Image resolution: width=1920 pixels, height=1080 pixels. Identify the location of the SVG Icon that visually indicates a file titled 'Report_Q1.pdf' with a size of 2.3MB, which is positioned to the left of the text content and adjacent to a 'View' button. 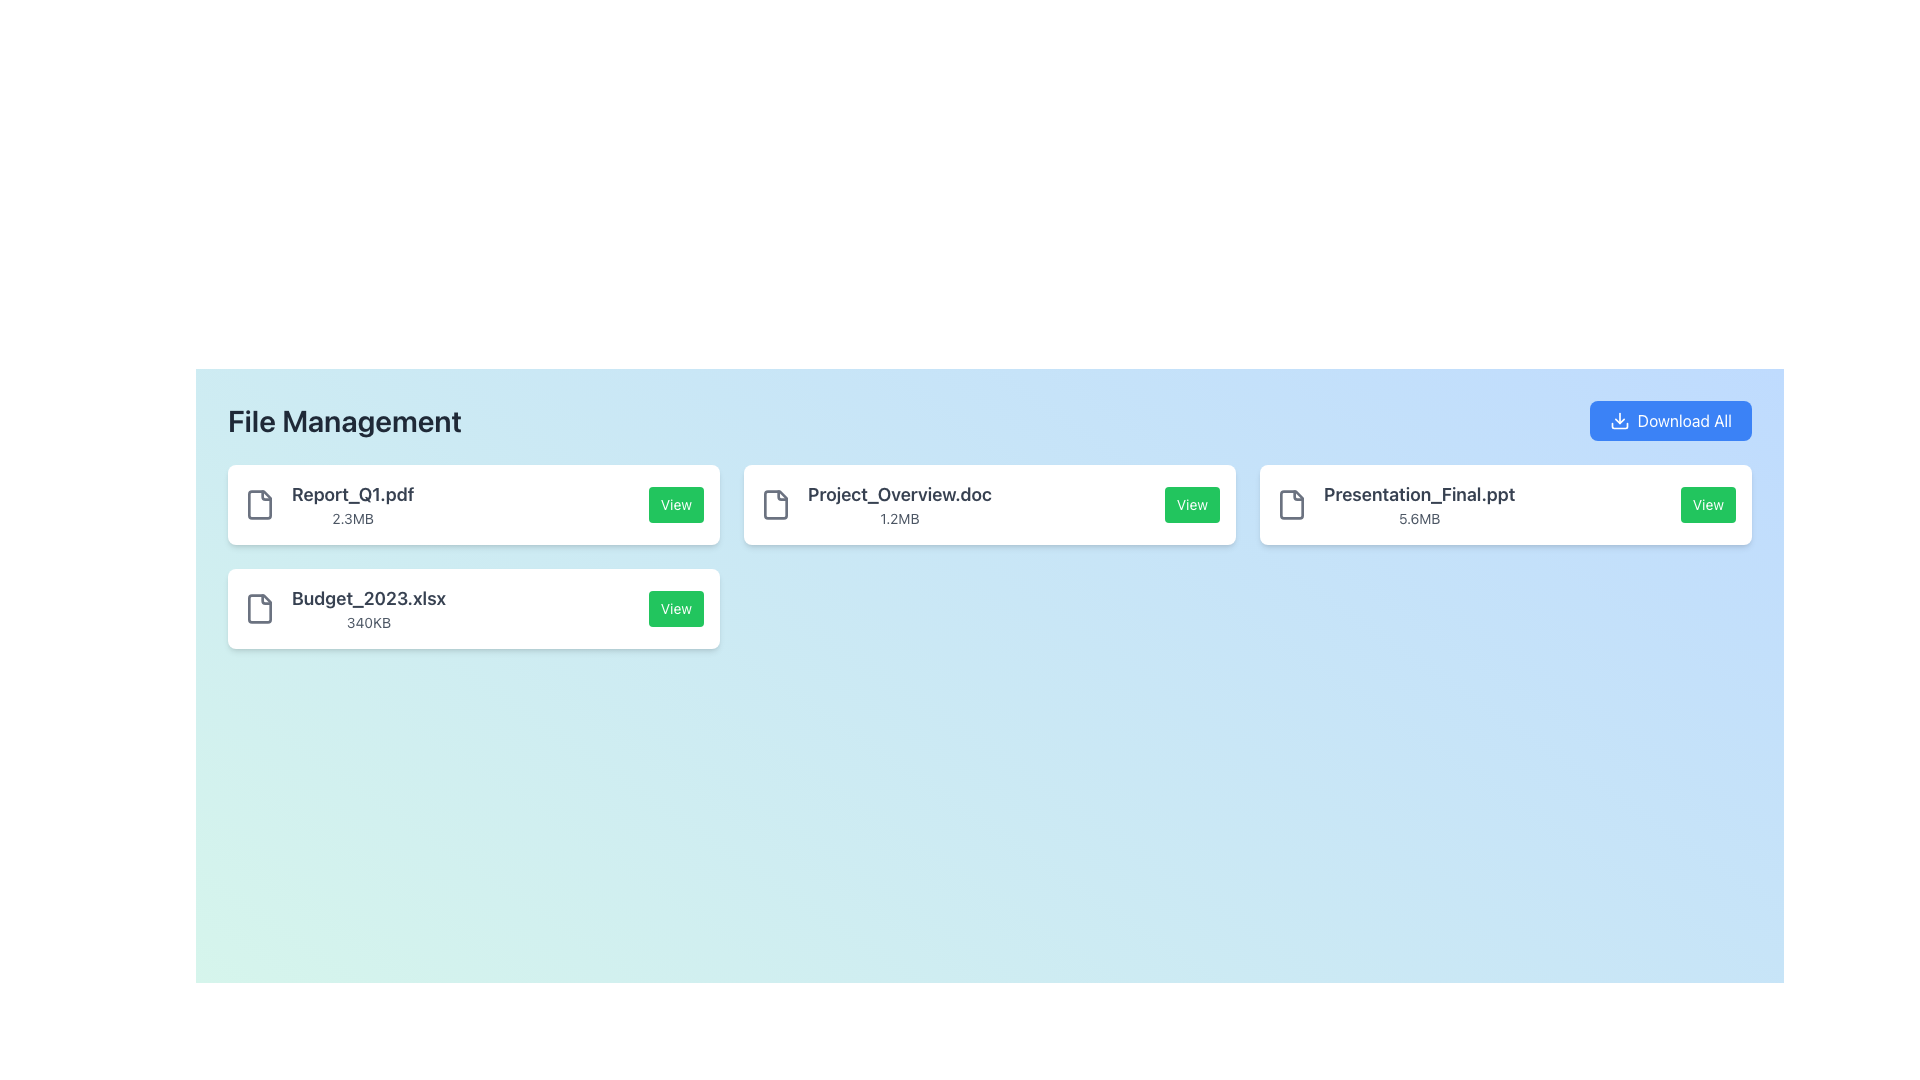
(258, 504).